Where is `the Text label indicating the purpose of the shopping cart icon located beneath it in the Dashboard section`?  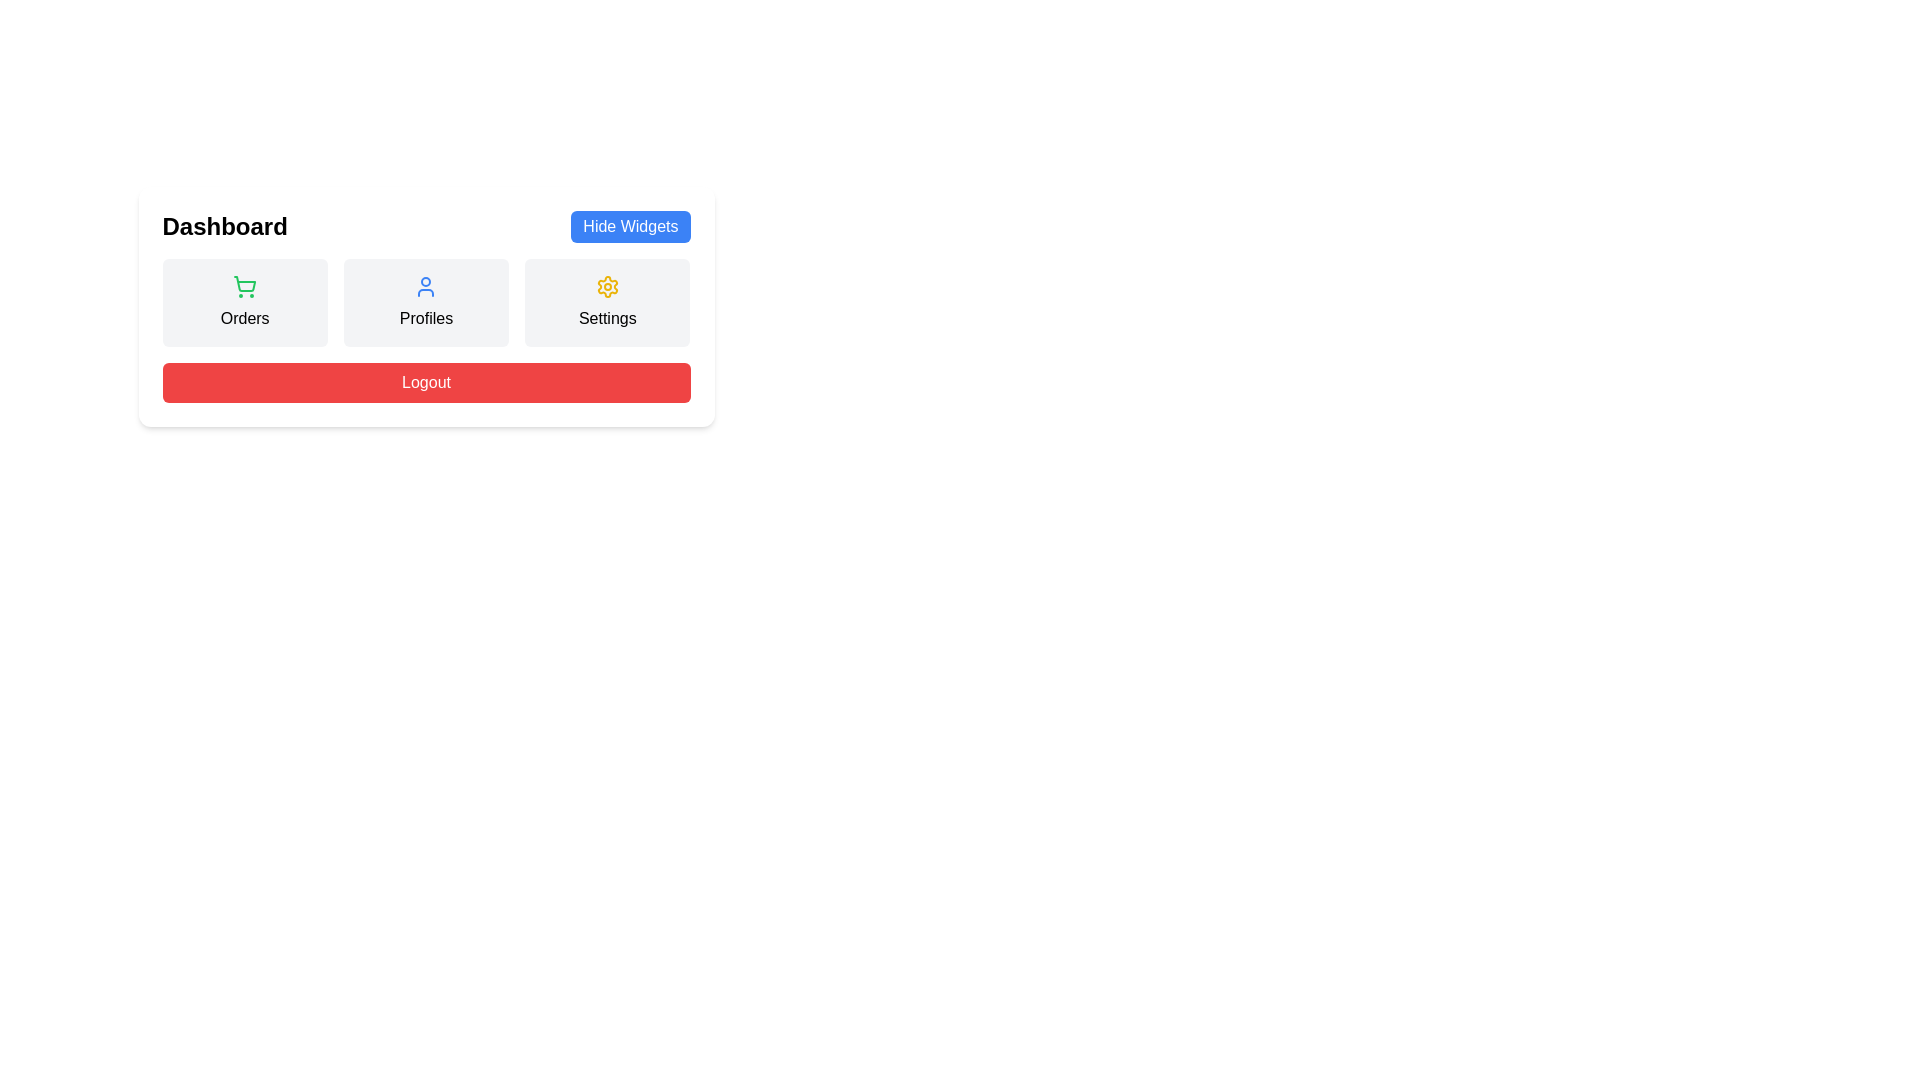
the Text label indicating the purpose of the shopping cart icon located beneath it in the Dashboard section is located at coordinates (244, 318).